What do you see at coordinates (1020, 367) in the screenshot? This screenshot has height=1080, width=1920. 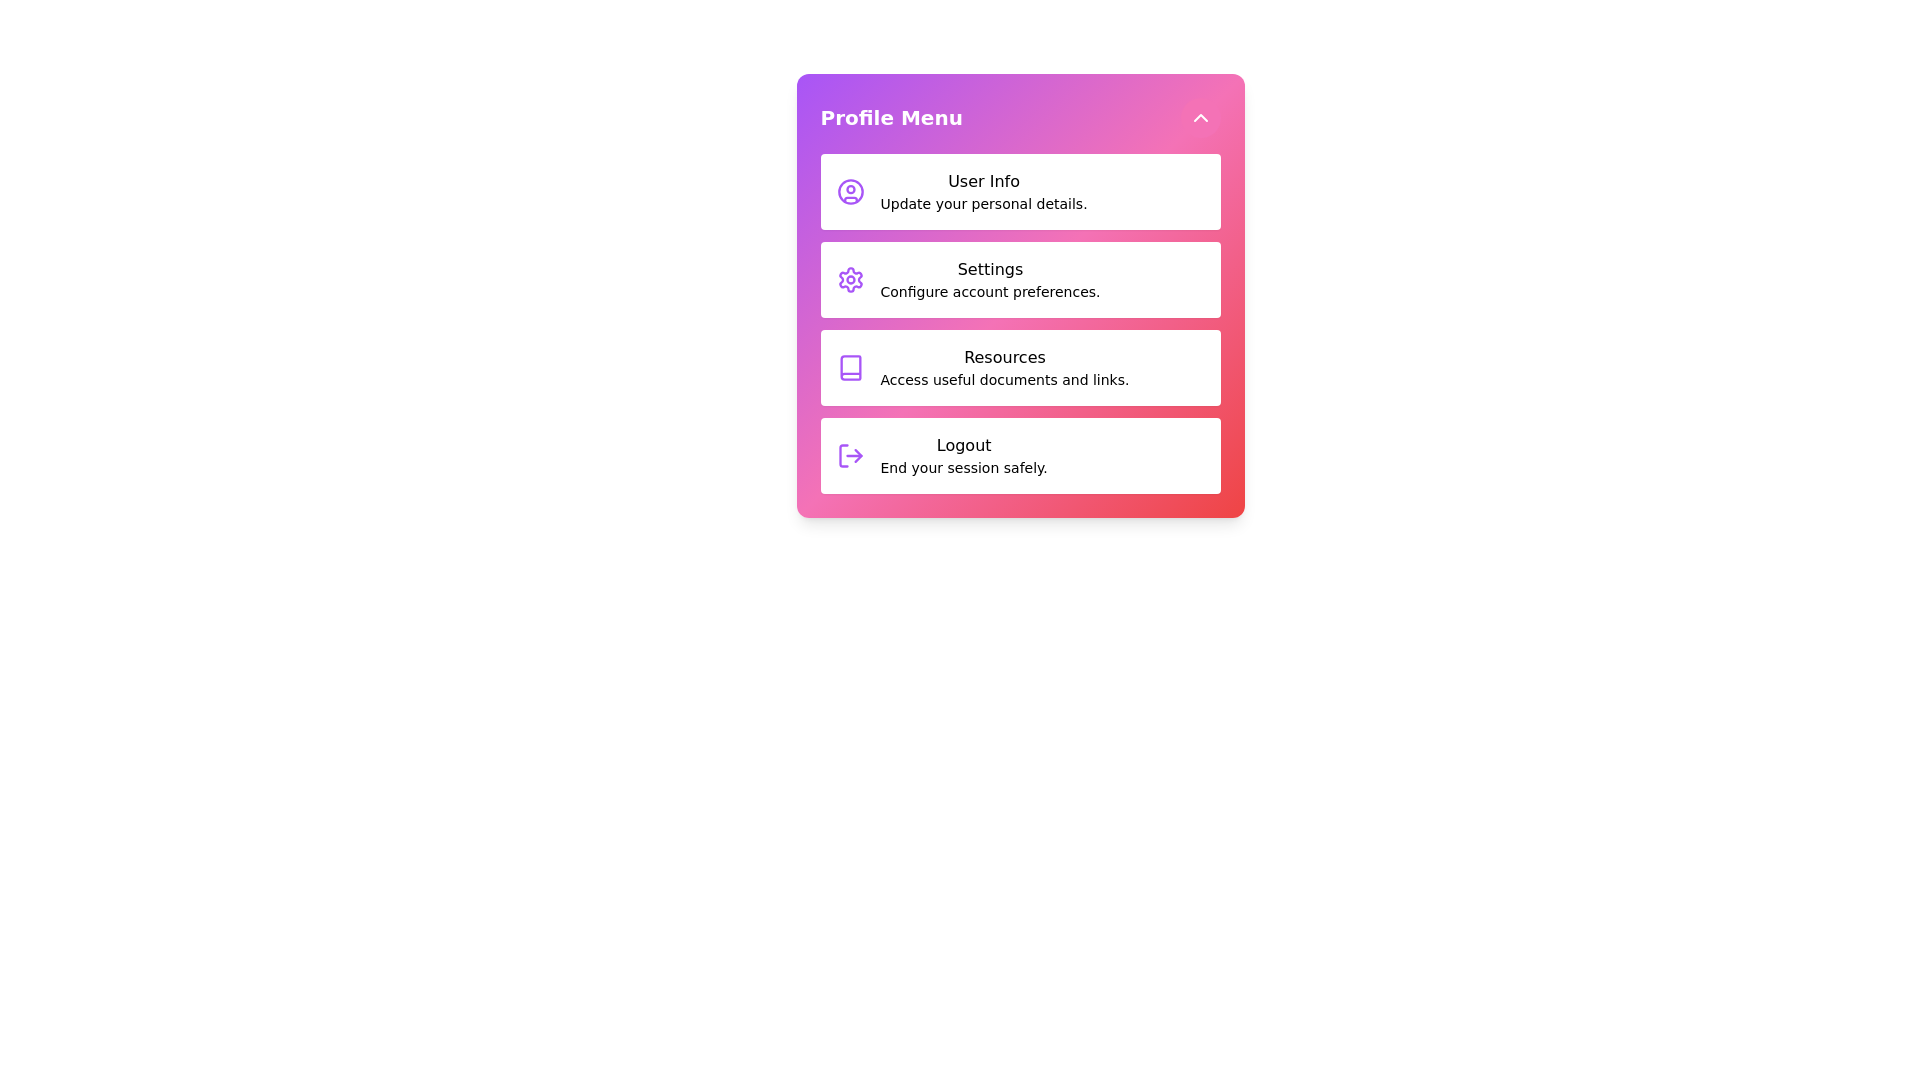 I see `the menu item labeled 'Resources' to observe hover effects` at bounding box center [1020, 367].